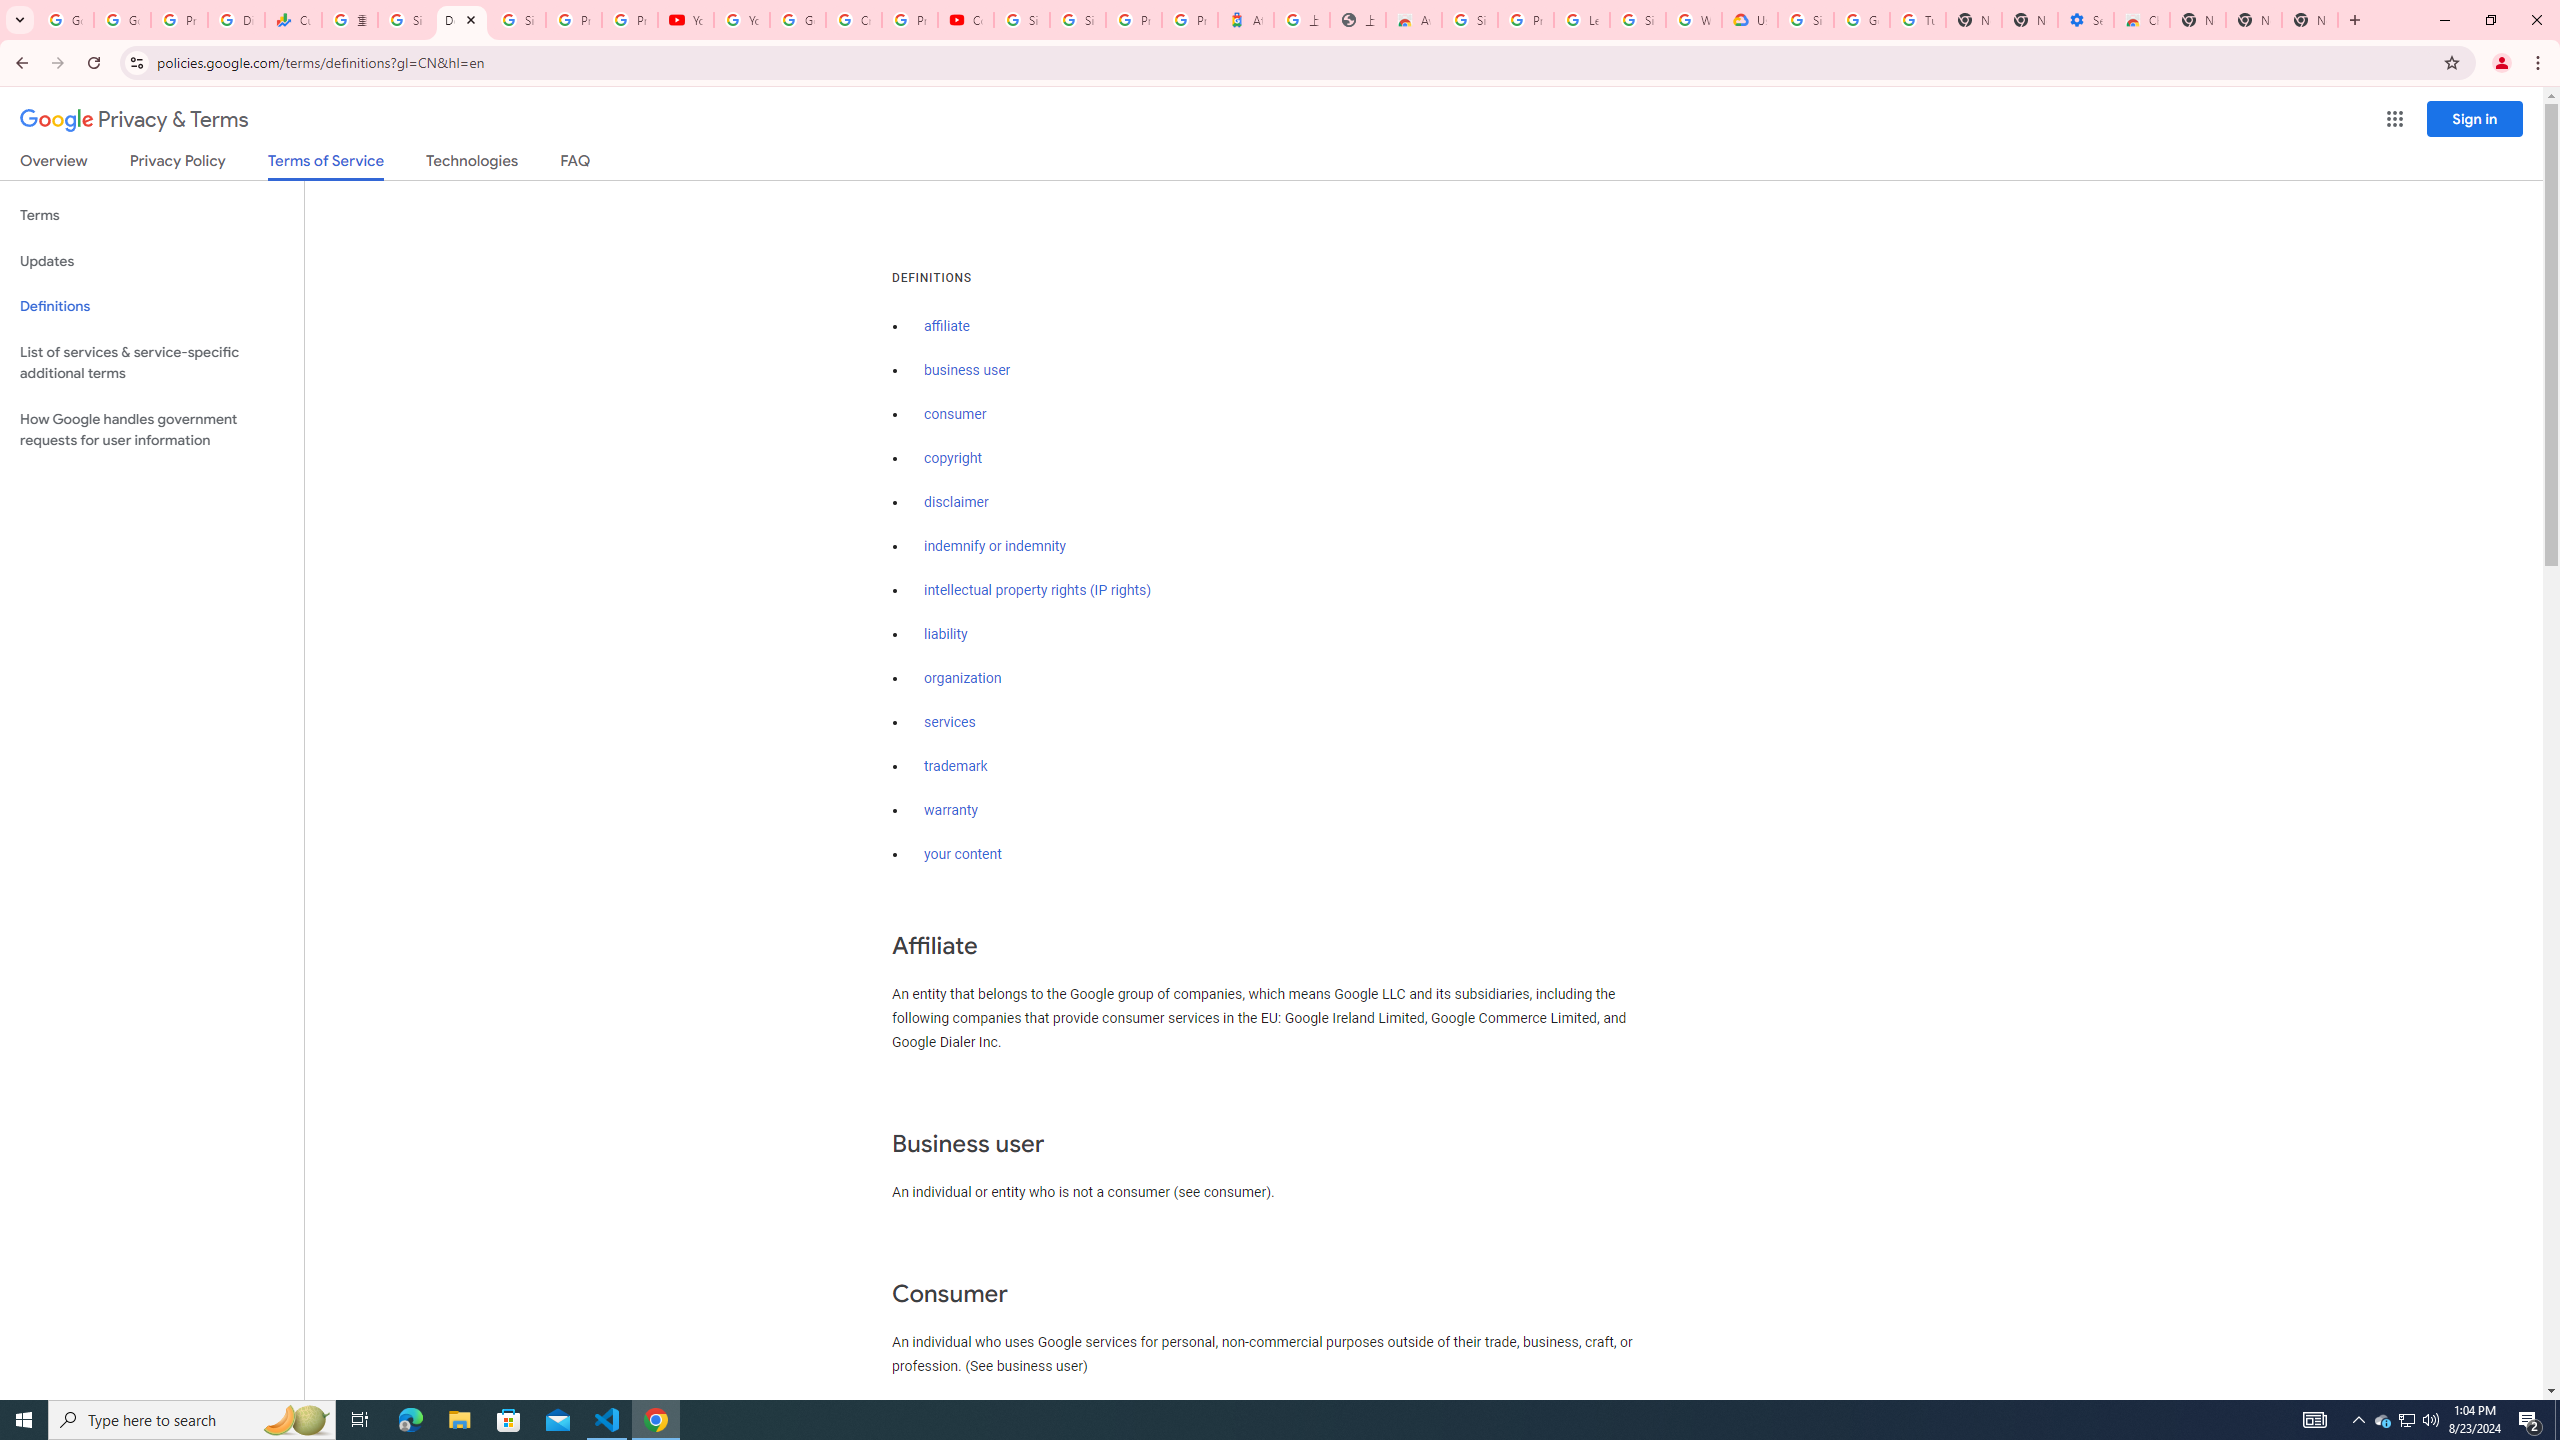 The width and height of the screenshot is (2560, 1440). I want to click on 'How Google handles government requests for user information', so click(151, 428).